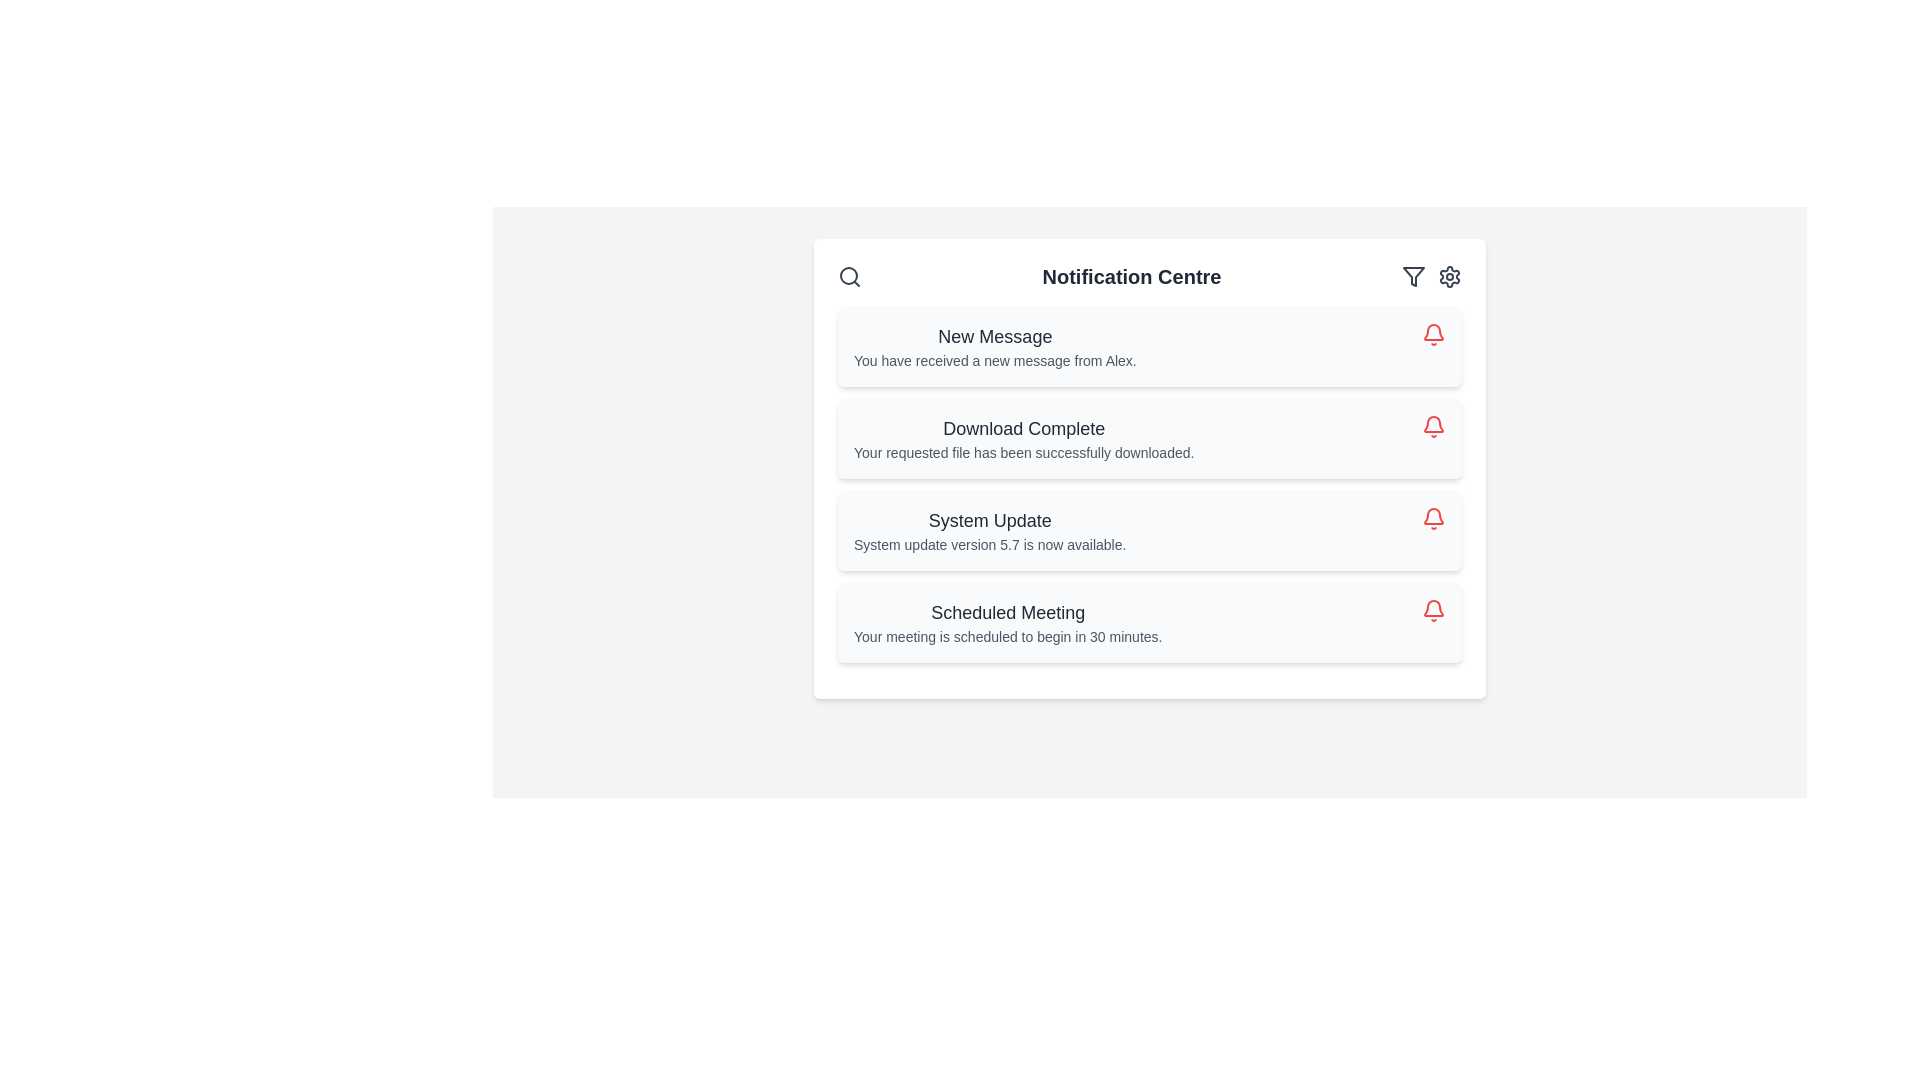  Describe the element at coordinates (995, 335) in the screenshot. I see `the 'New Message' text label, which is the header of the first notification card in the Notification Centre interface` at that location.